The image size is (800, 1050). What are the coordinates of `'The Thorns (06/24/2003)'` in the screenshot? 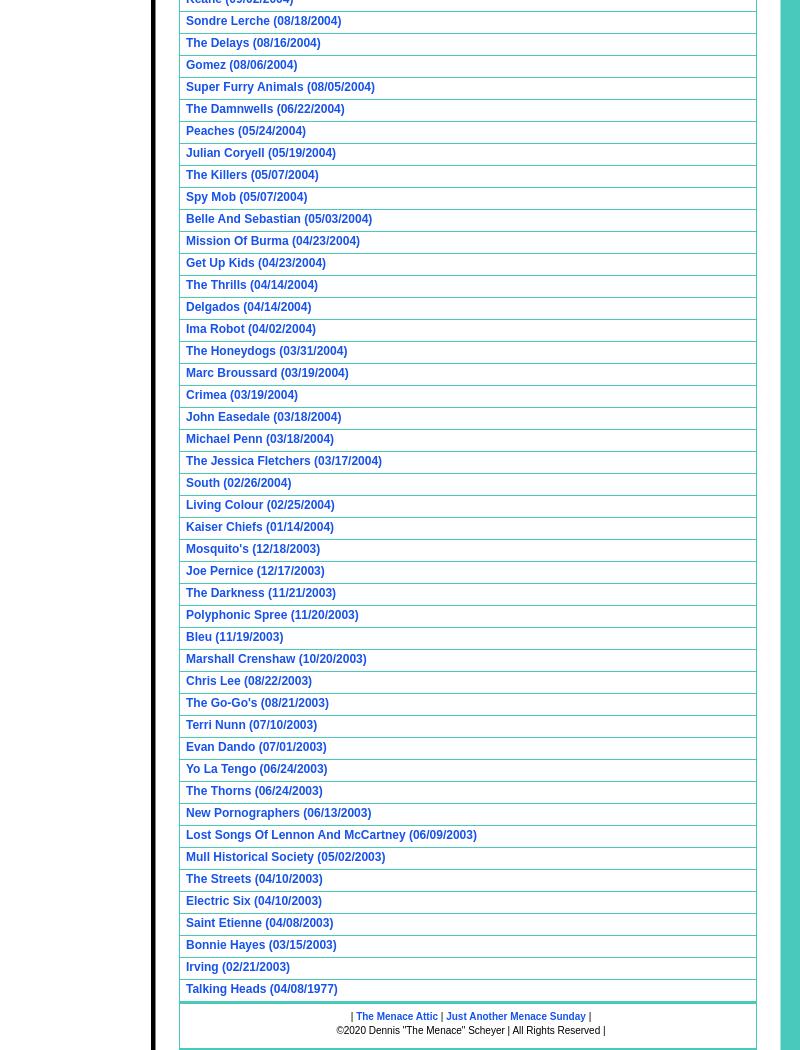 It's located at (253, 789).